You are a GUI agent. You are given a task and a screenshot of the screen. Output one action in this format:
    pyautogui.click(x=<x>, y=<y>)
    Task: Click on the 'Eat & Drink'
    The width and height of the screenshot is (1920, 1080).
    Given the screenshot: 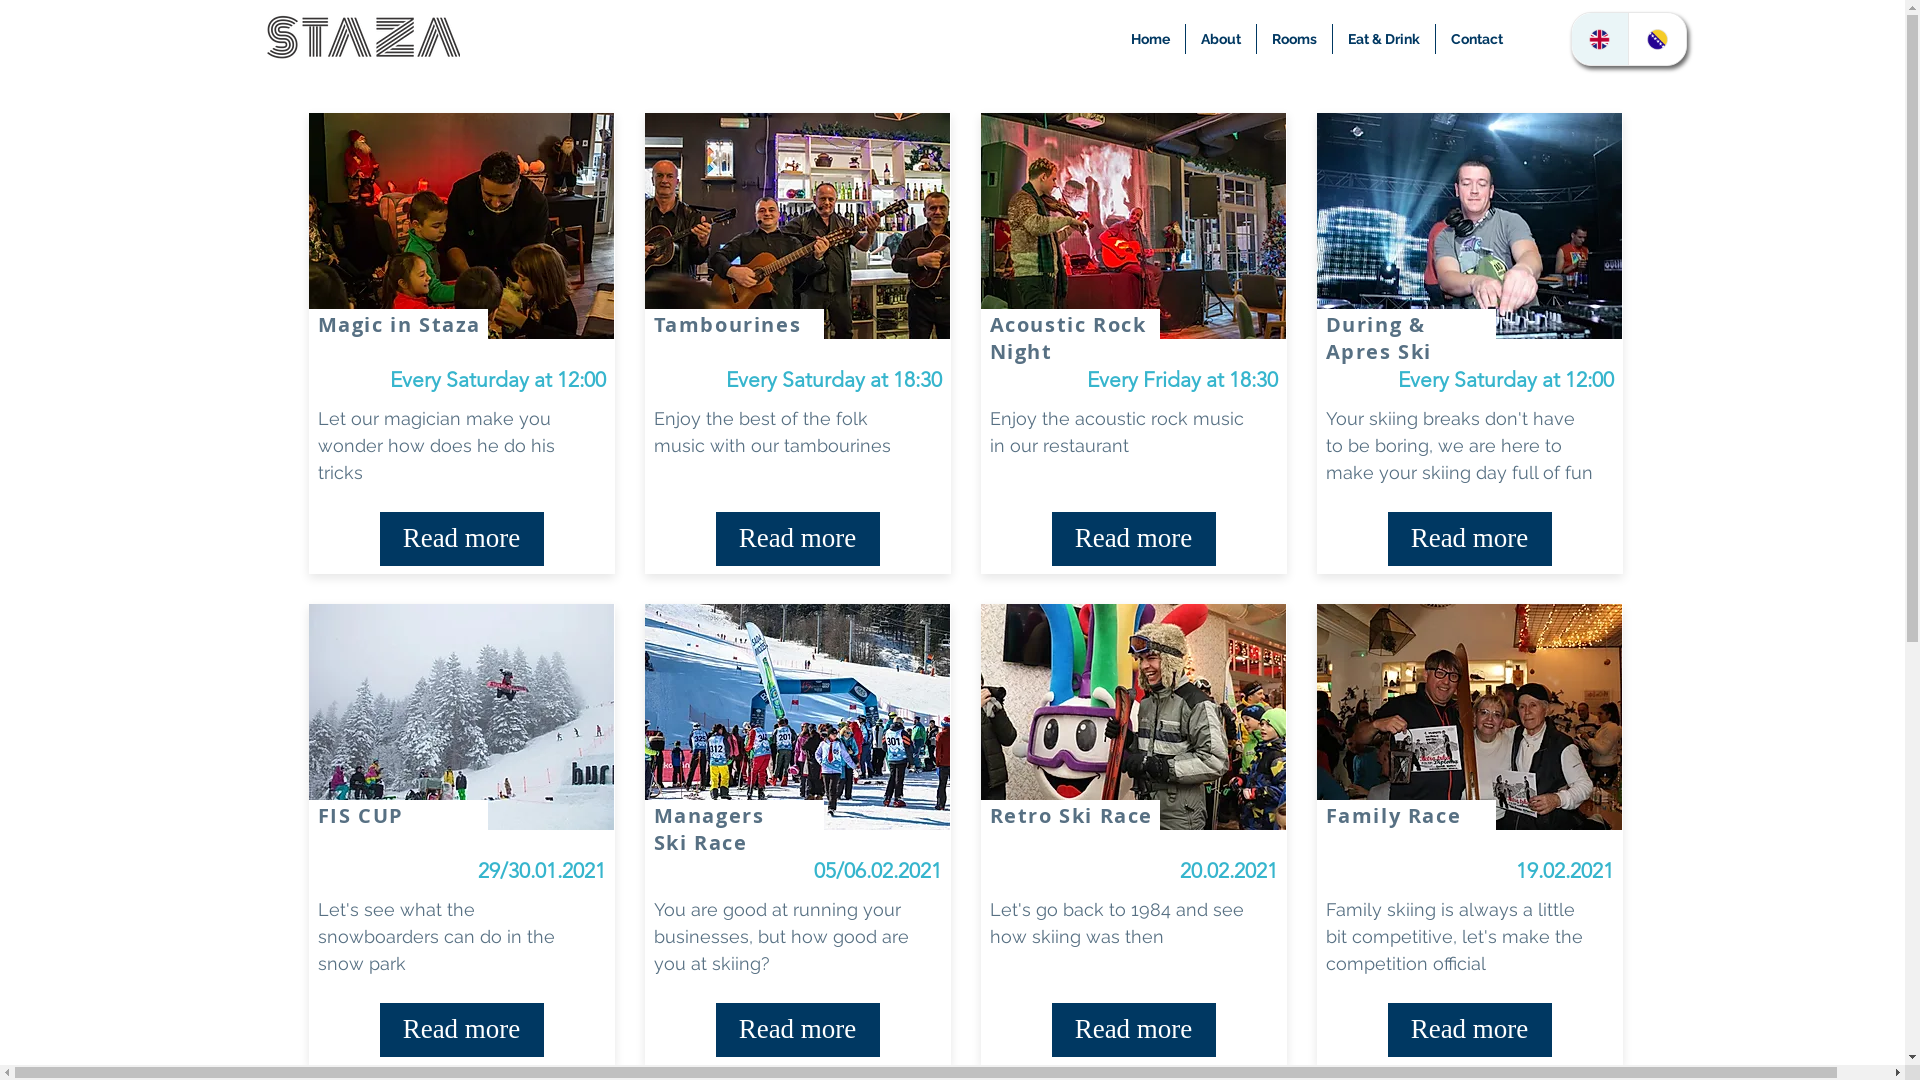 What is the action you would take?
    pyautogui.click(x=1381, y=38)
    